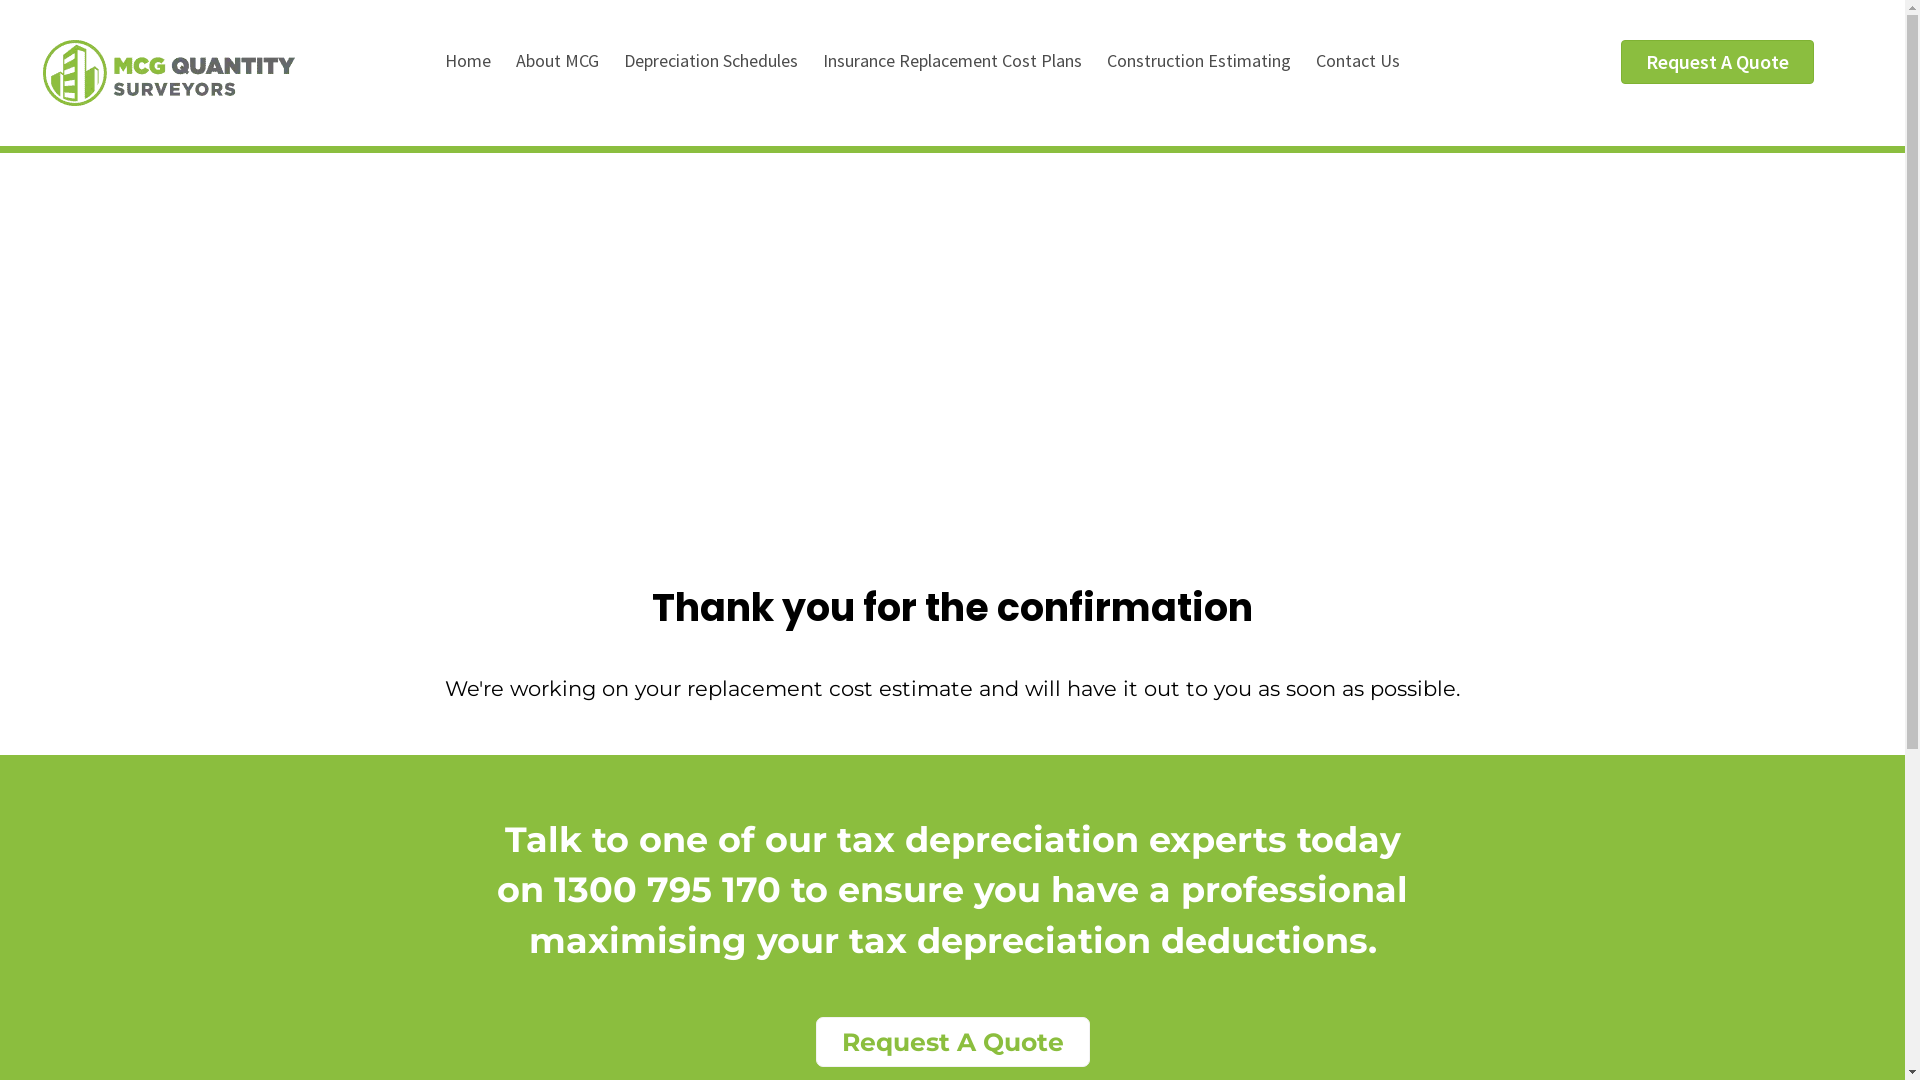  What do you see at coordinates (722, 58) in the screenshot?
I see `'Depreciation Schedules'` at bounding box center [722, 58].